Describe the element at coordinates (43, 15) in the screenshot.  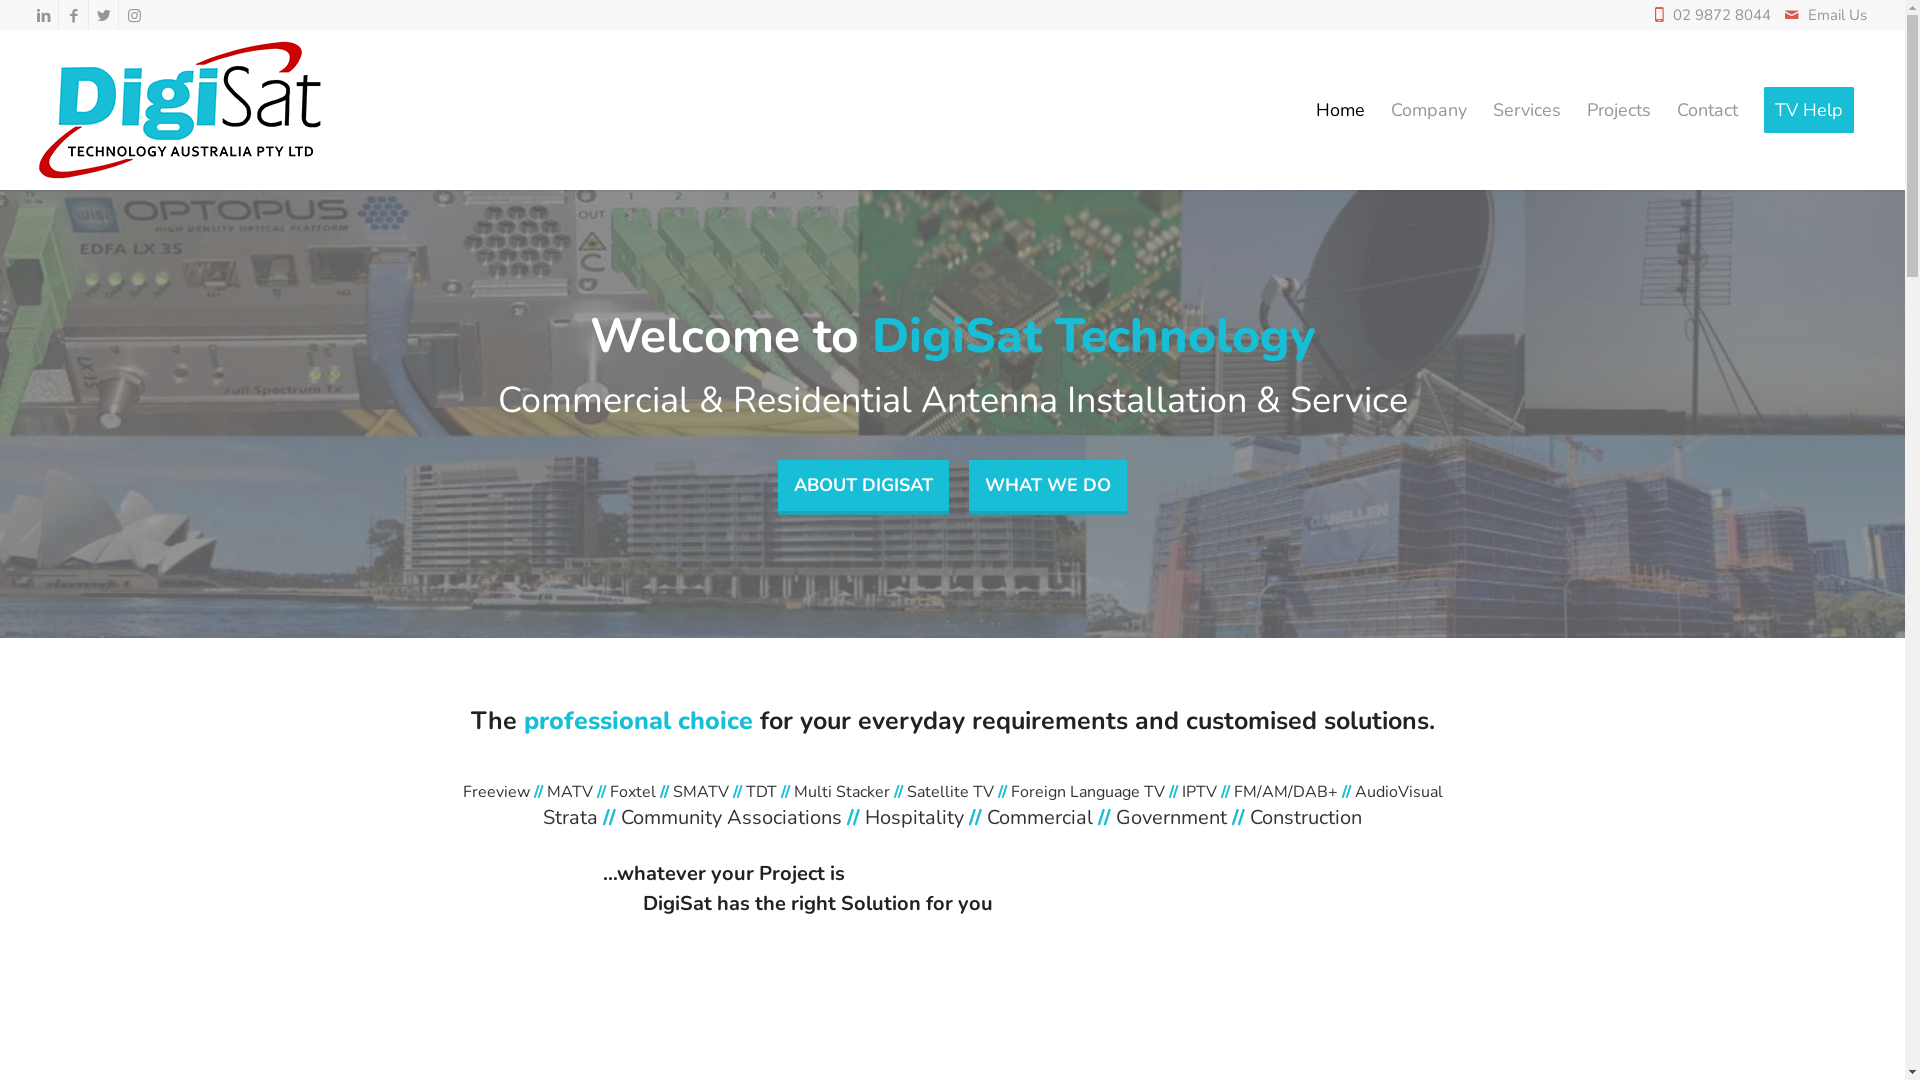
I see `'LinkedIn'` at that location.